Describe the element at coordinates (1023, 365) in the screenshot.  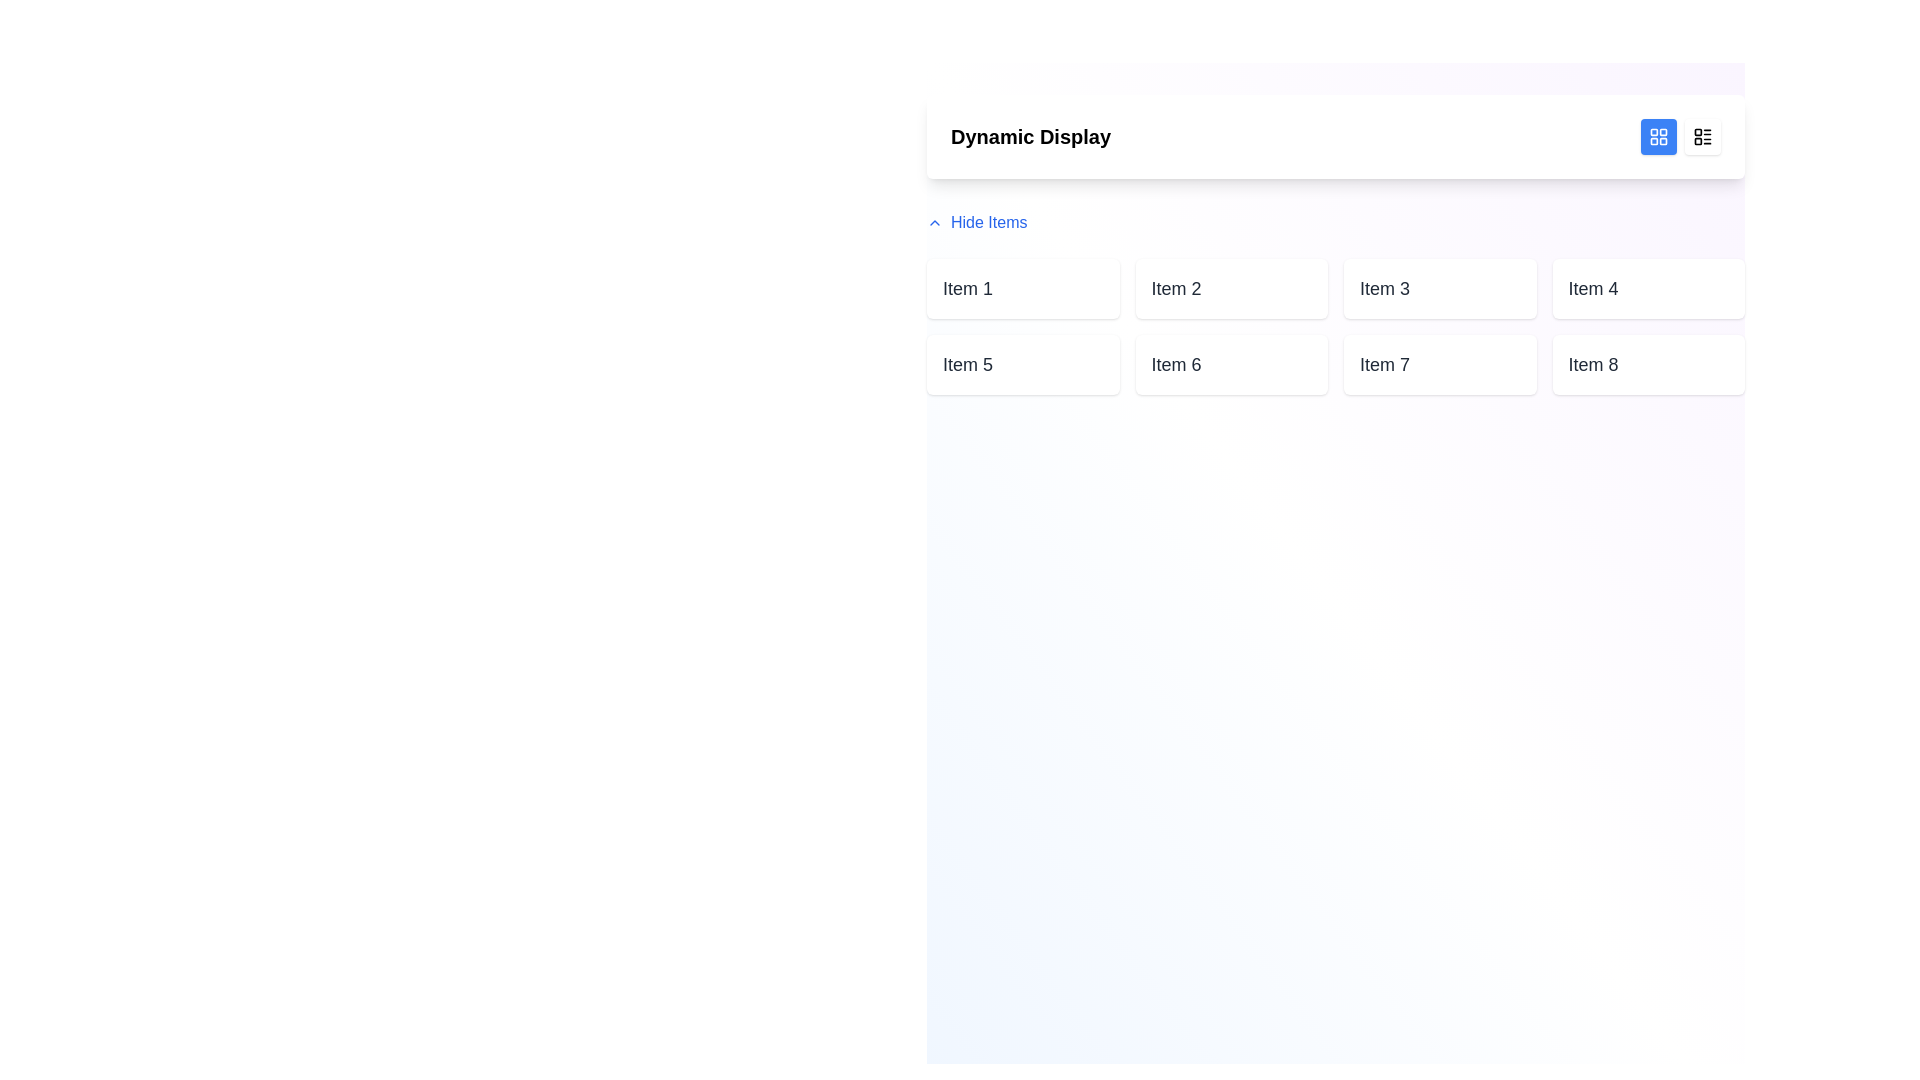
I see `the rectangular card displaying 'Item 5' located` at that location.